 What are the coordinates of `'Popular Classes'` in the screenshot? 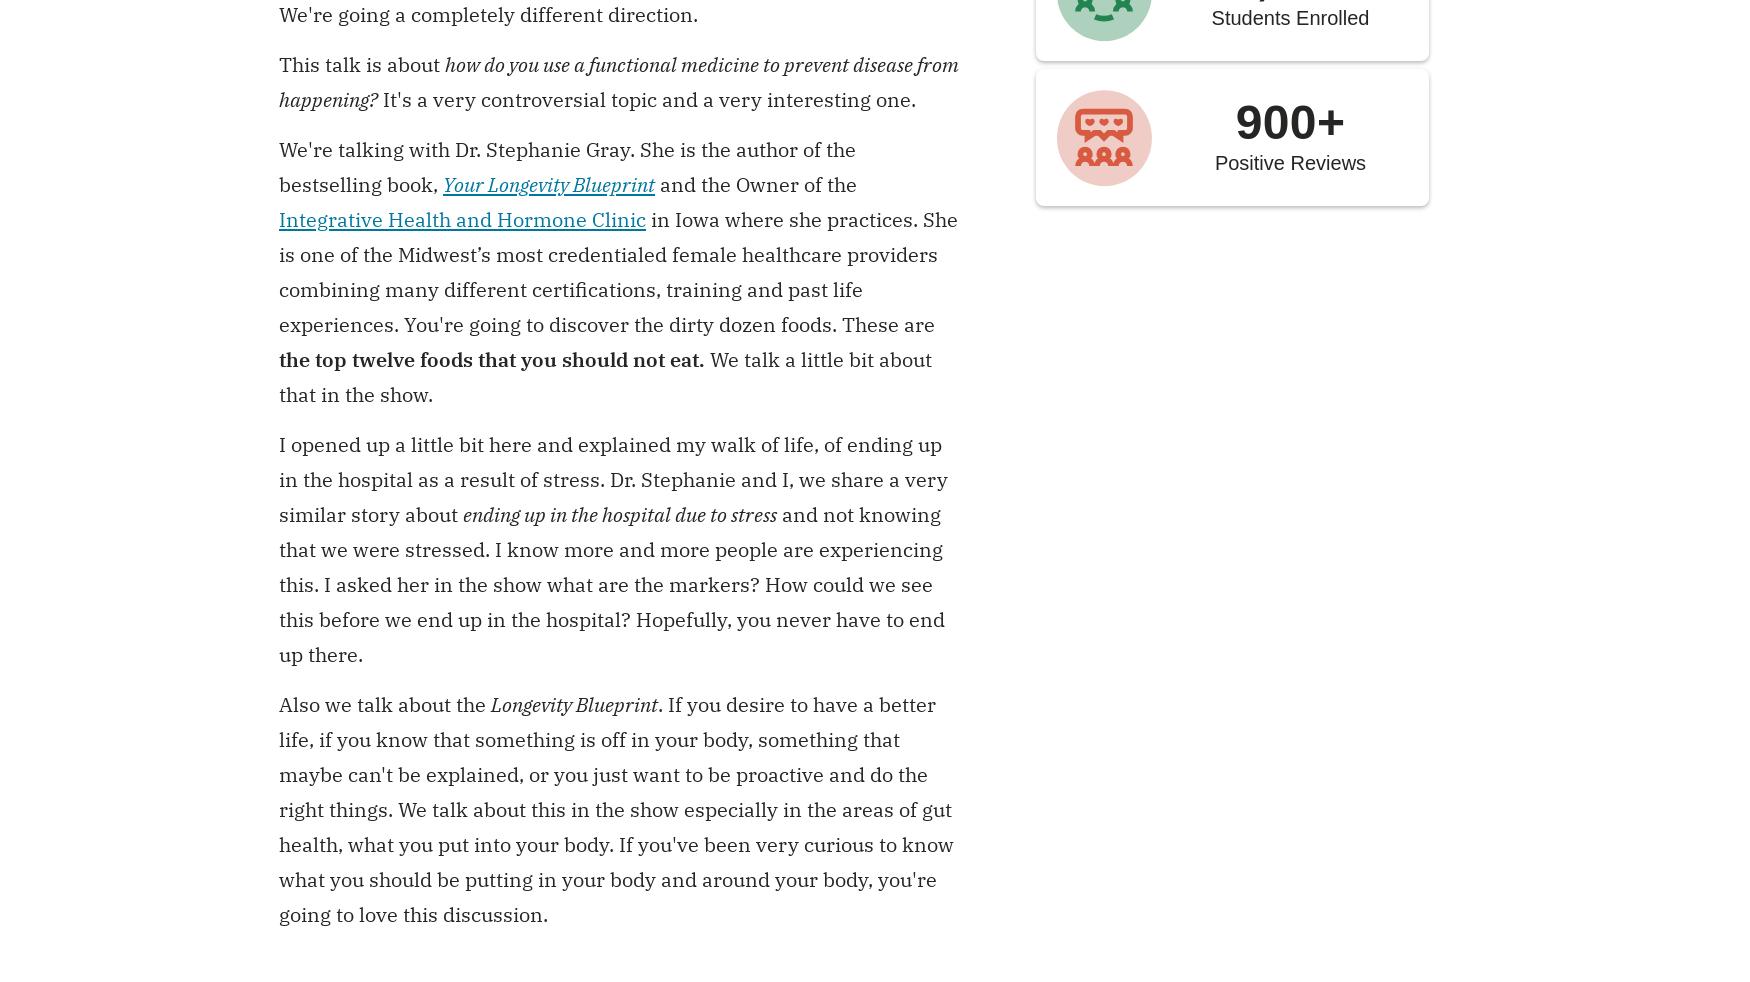 It's located at (875, 391).